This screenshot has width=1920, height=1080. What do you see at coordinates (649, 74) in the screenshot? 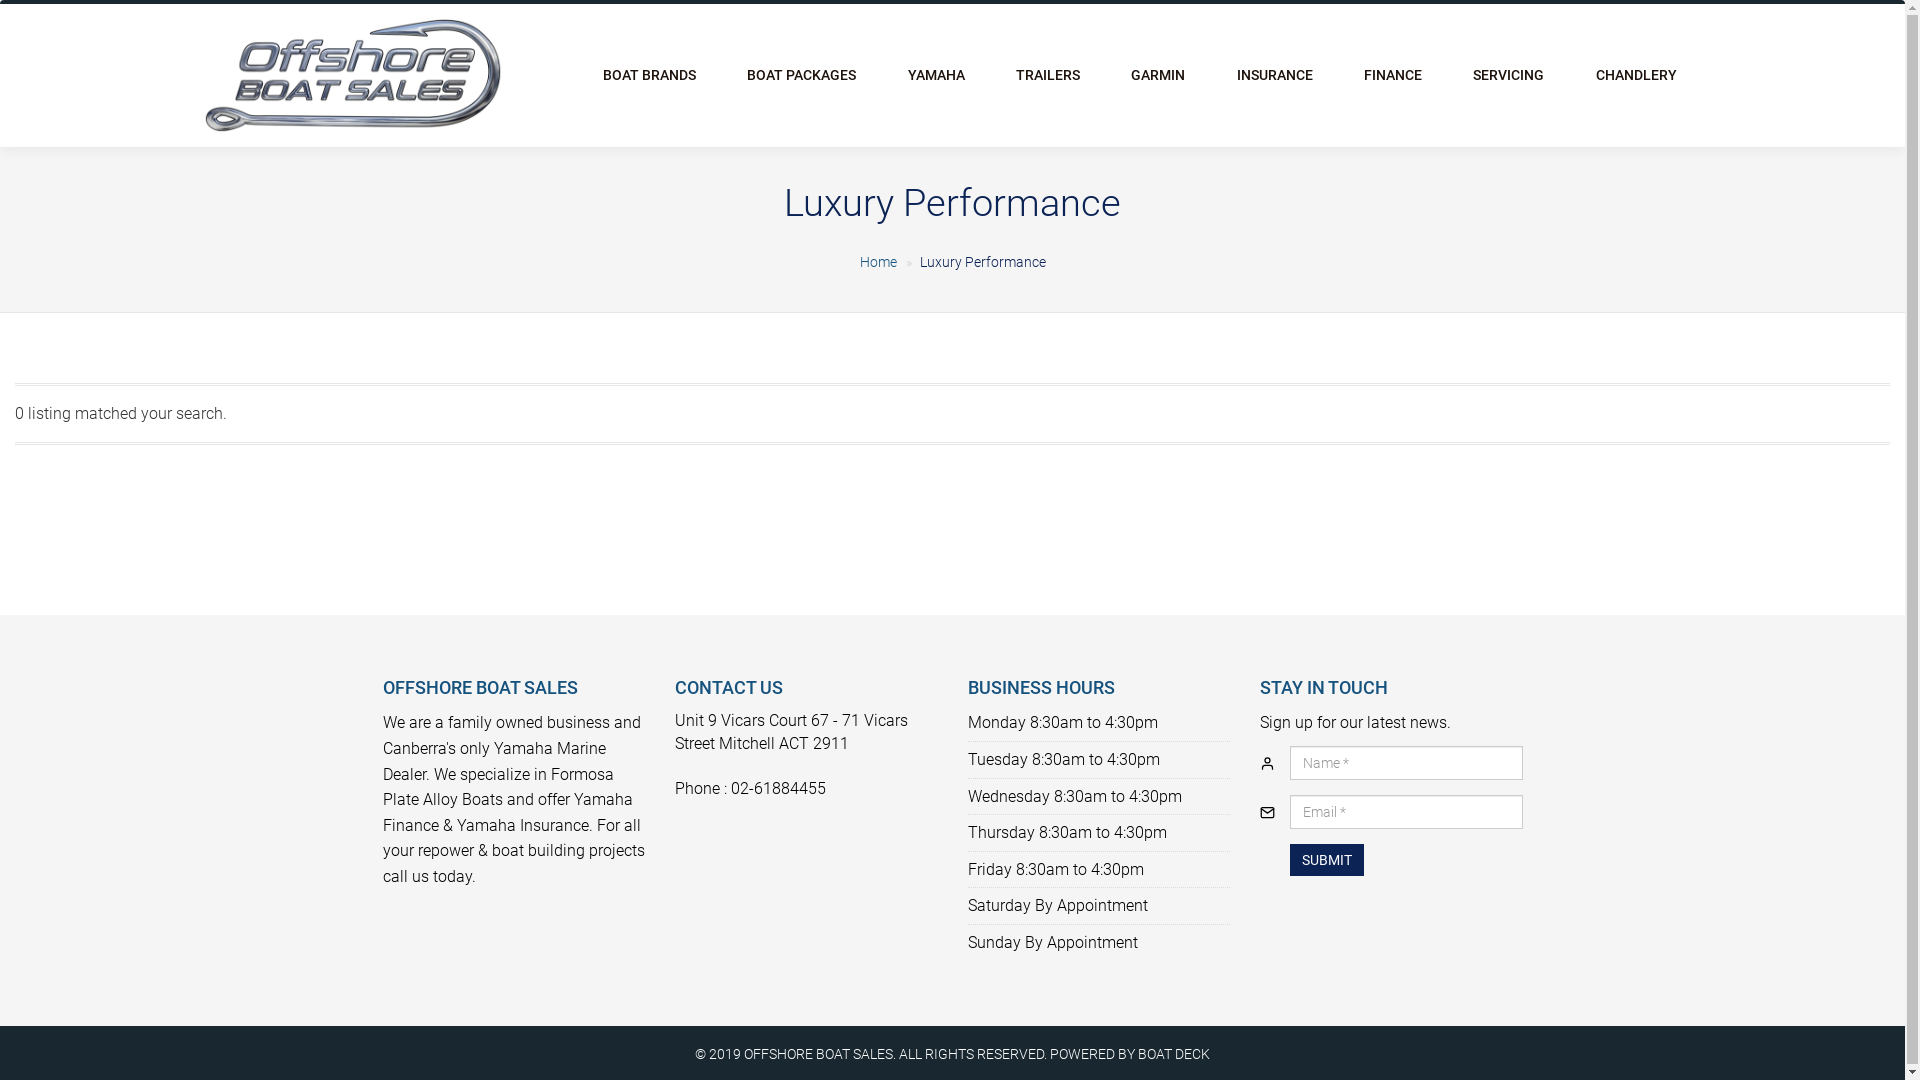
I see `'BOAT BRANDS'` at bounding box center [649, 74].